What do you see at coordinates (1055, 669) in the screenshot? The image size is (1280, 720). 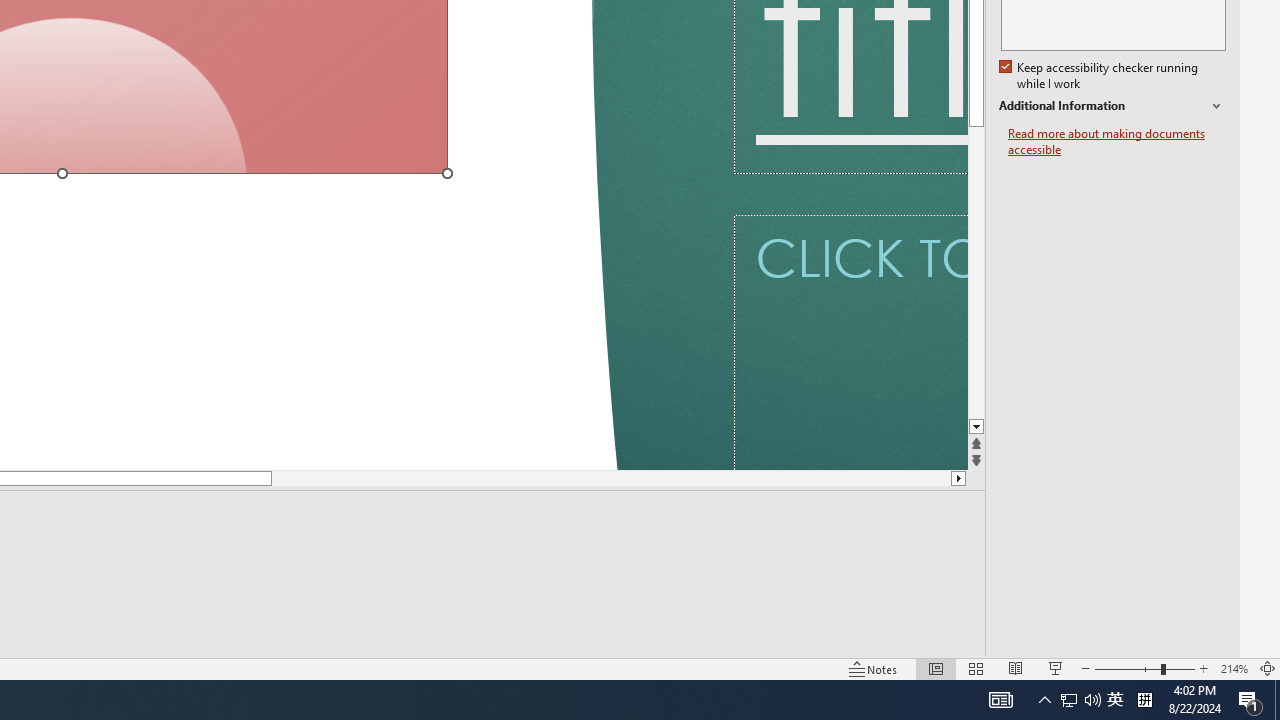 I see `'Slide Show'` at bounding box center [1055, 669].